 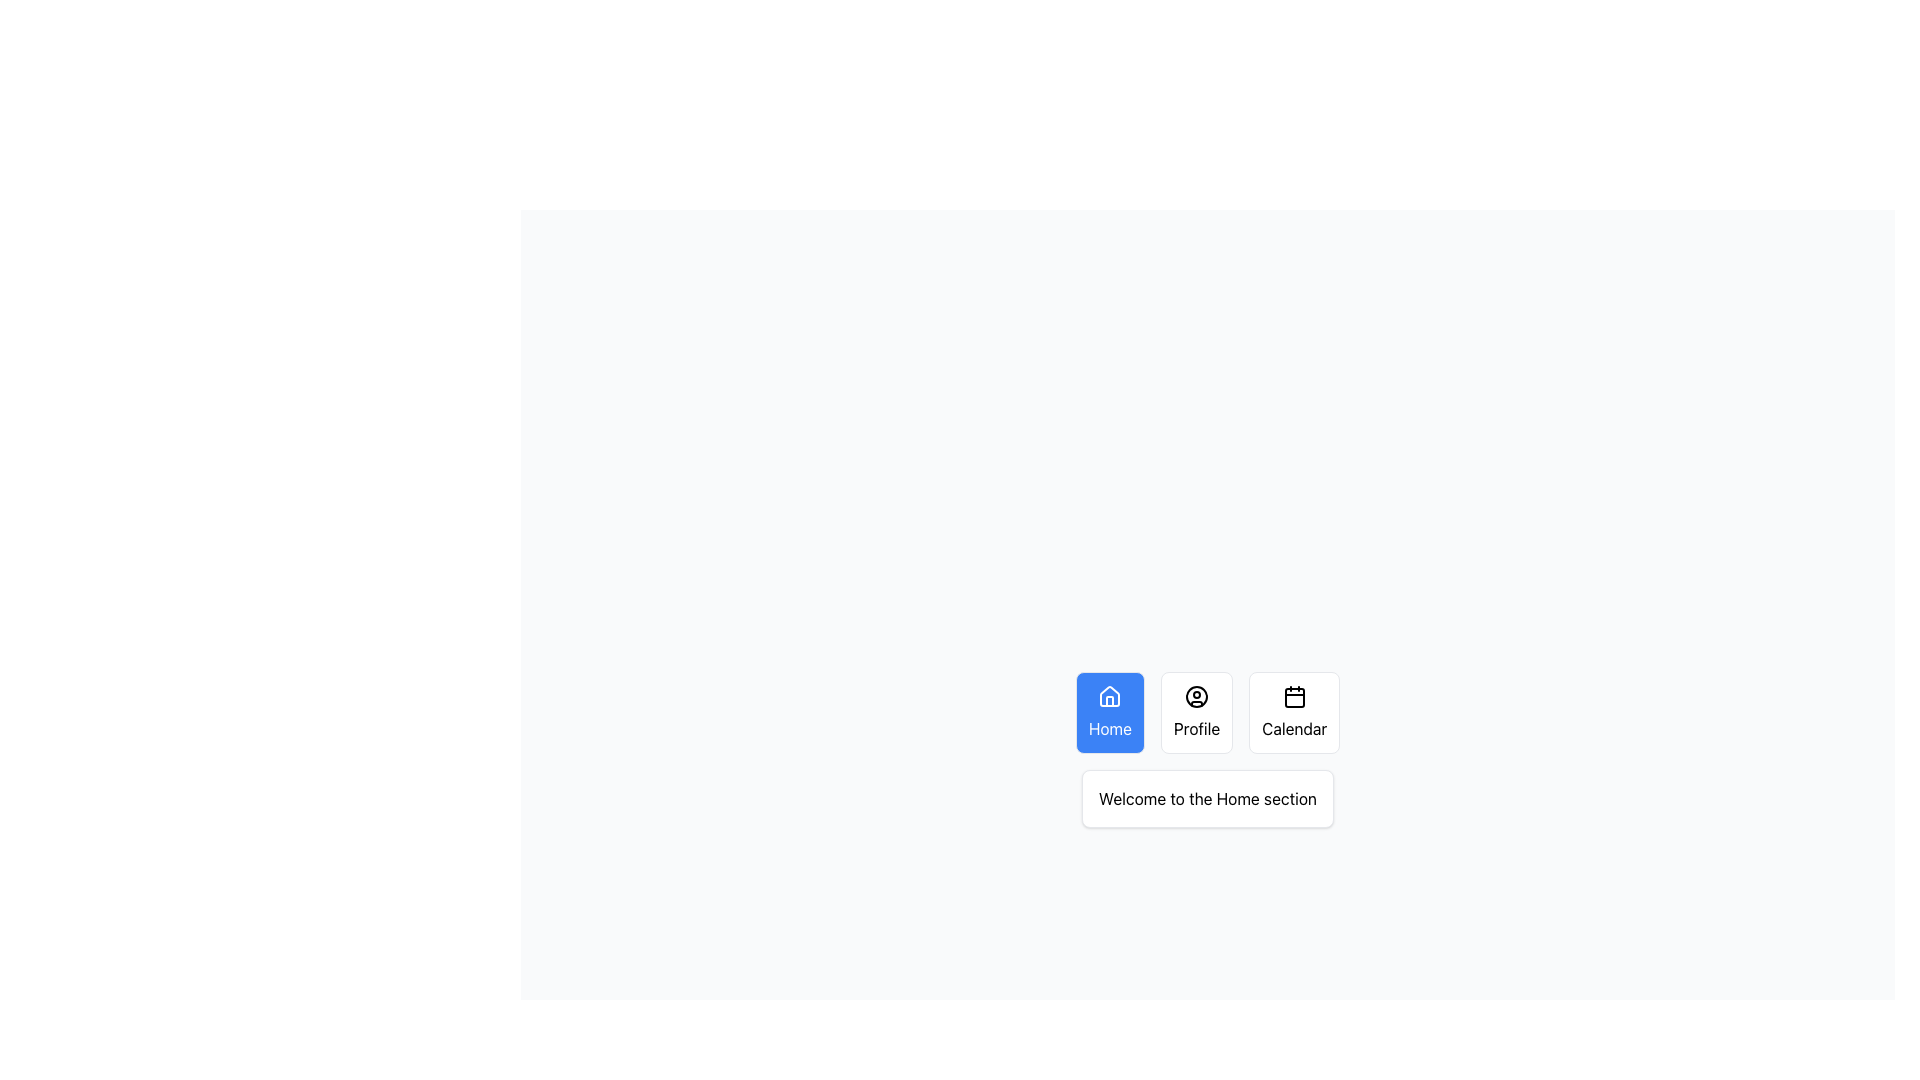 What do you see at coordinates (1294, 697) in the screenshot?
I see `the main square inside the calendar icon located in the 'Calendar' menu, which is the third item in the horizontal menu at the bottom right of the page` at bounding box center [1294, 697].